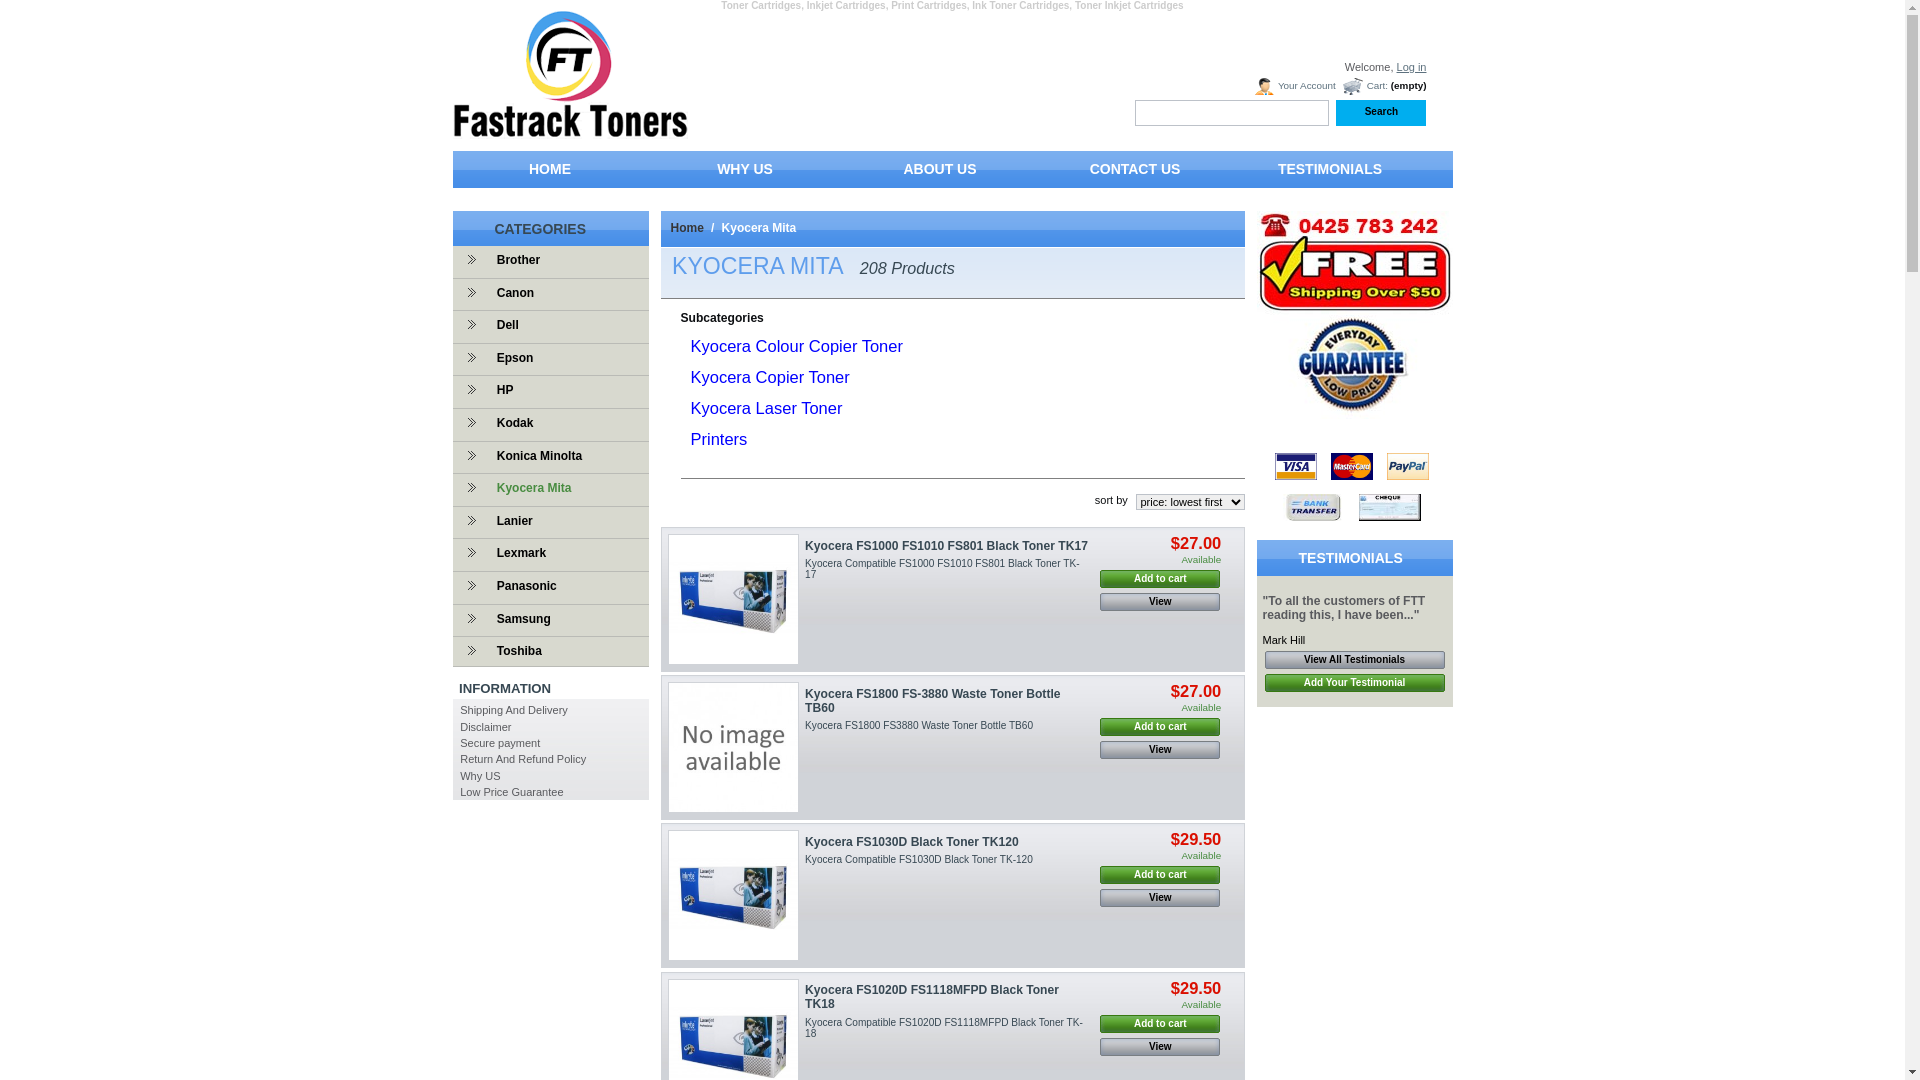  What do you see at coordinates (503, 323) in the screenshot?
I see `'Dell'` at bounding box center [503, 323].